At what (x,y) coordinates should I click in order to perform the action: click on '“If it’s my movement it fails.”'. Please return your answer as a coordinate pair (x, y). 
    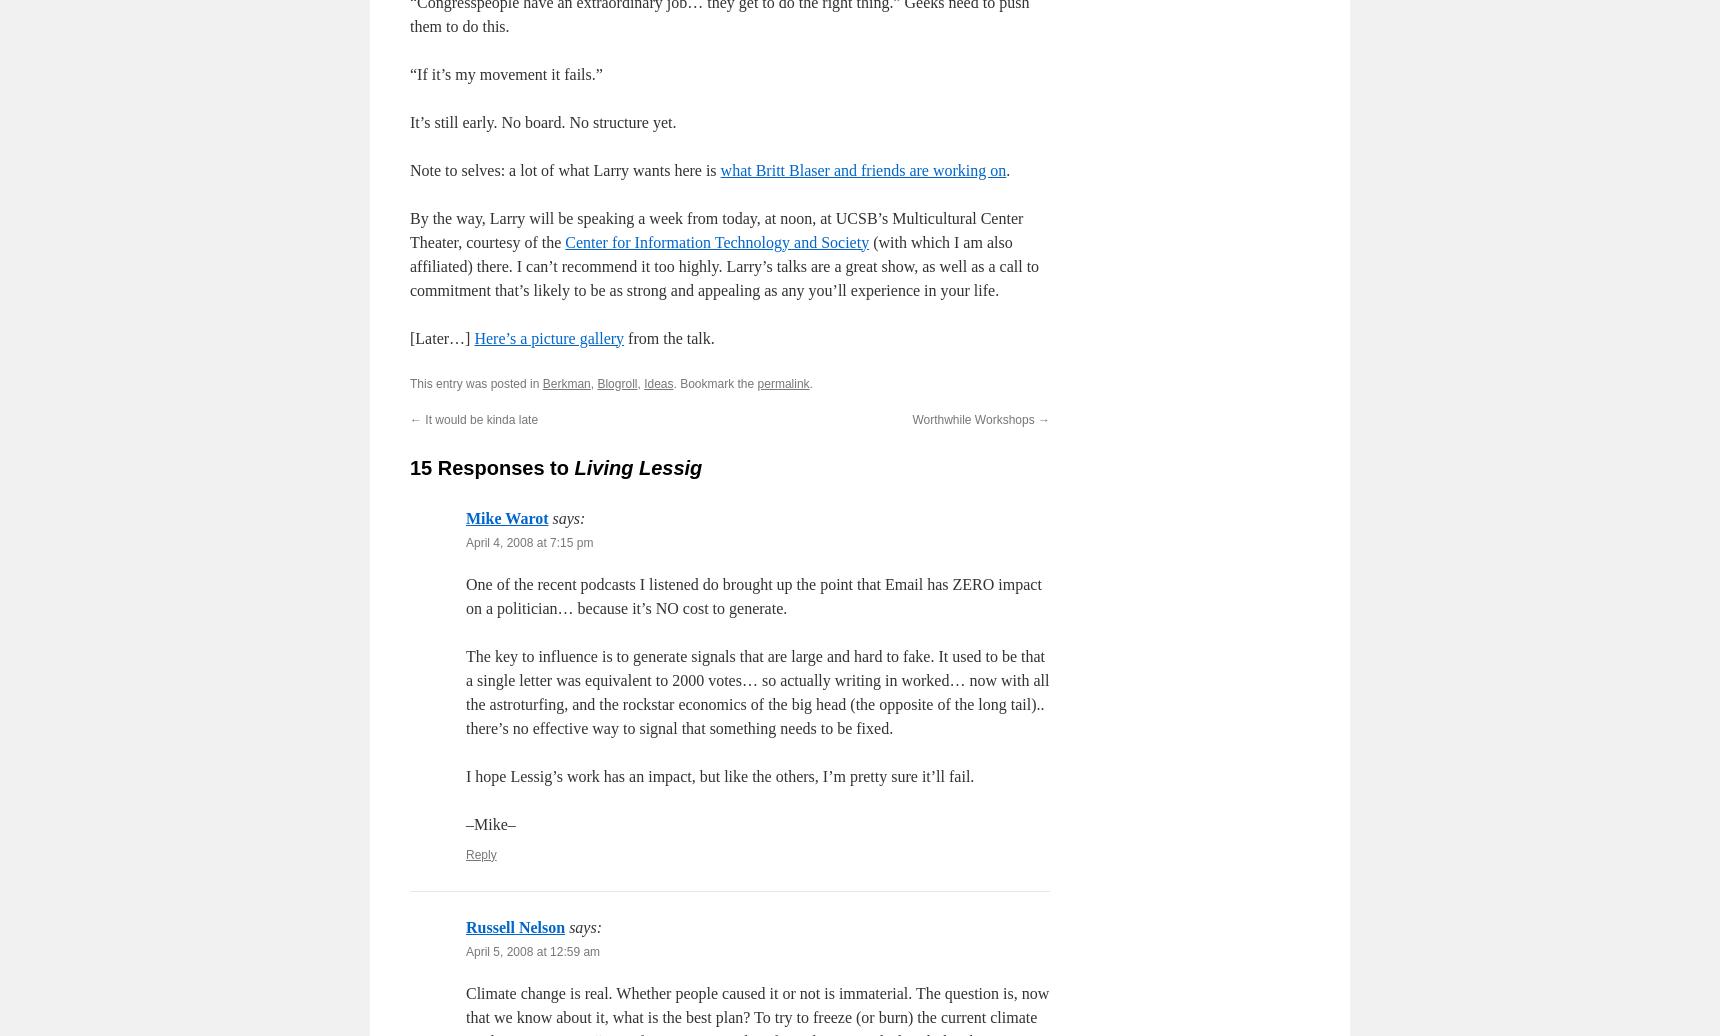
    Looking at the image, I should click on (506, 73).